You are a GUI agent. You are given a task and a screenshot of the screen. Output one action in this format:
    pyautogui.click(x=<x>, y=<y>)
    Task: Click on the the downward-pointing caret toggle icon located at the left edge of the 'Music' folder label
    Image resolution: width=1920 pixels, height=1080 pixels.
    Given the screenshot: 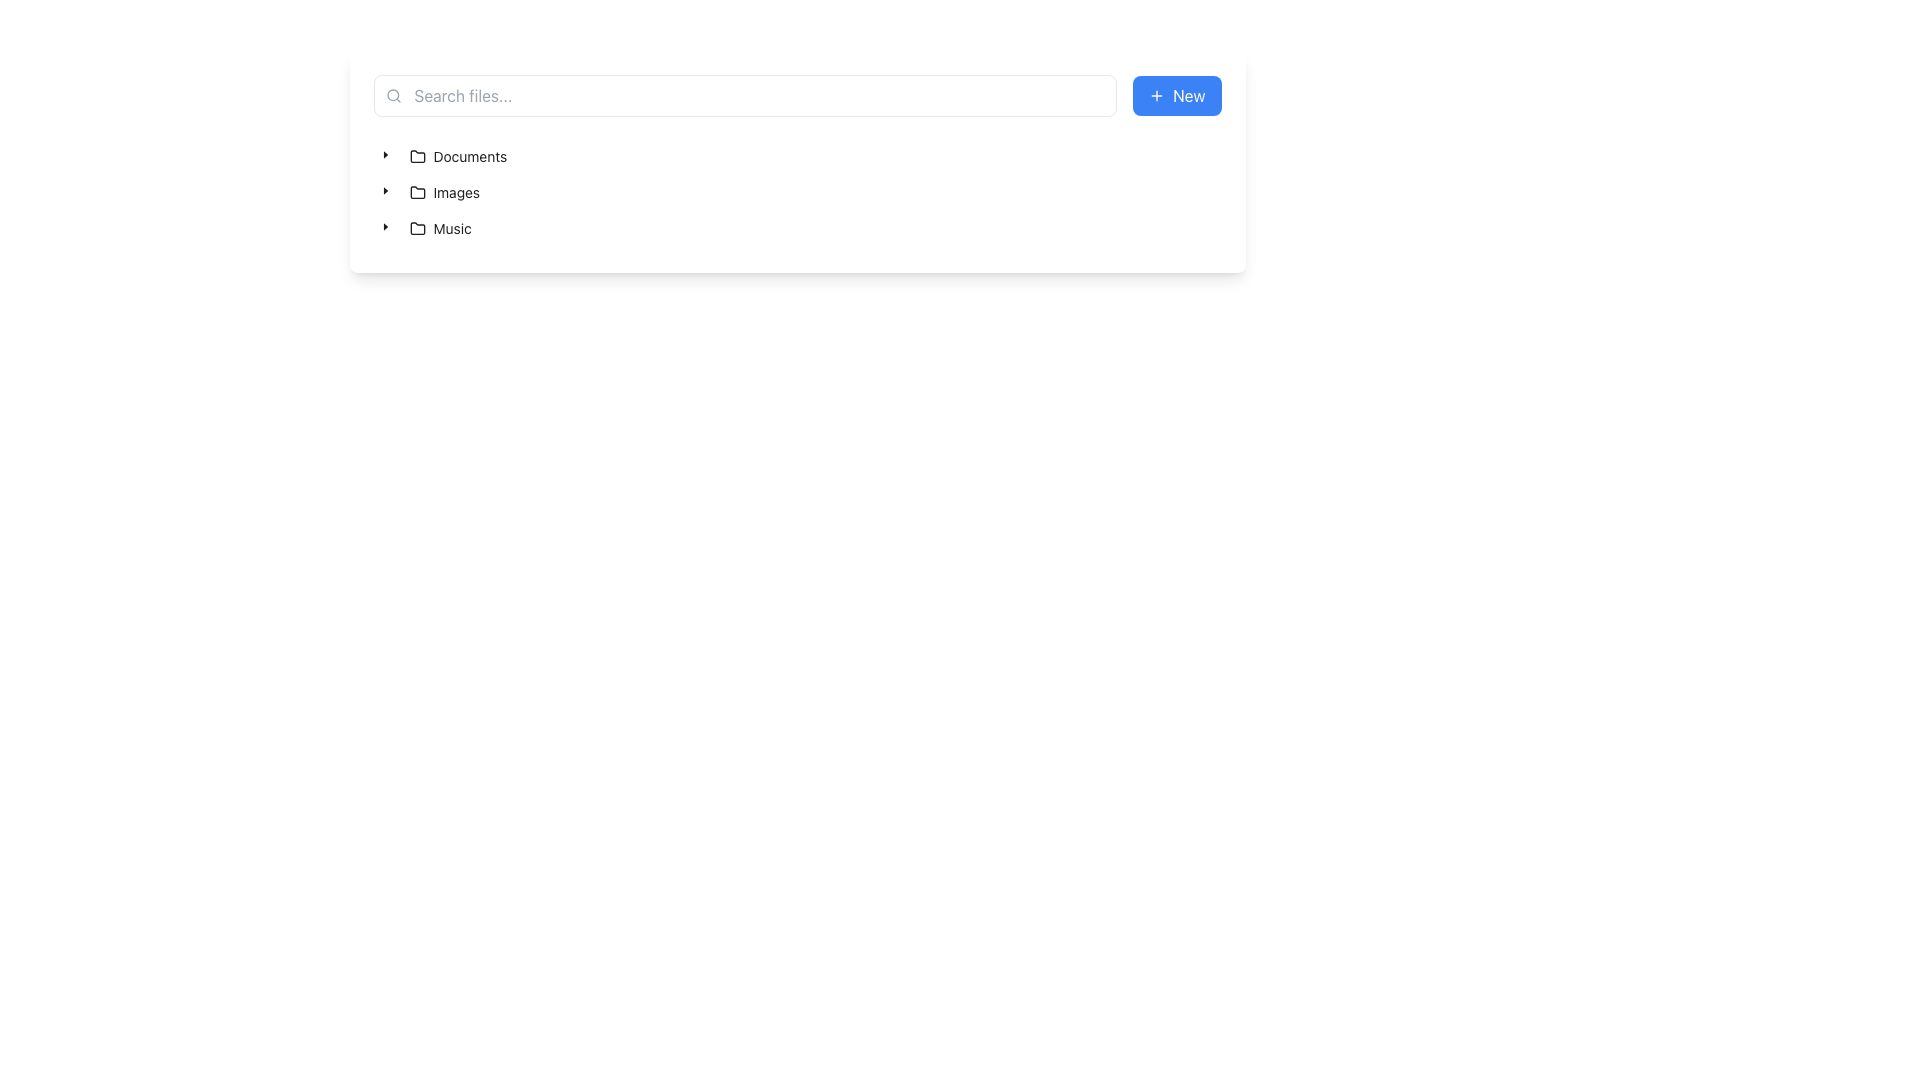 What is the action you would take?
    pyautogui.click(x=385, y=226)
    